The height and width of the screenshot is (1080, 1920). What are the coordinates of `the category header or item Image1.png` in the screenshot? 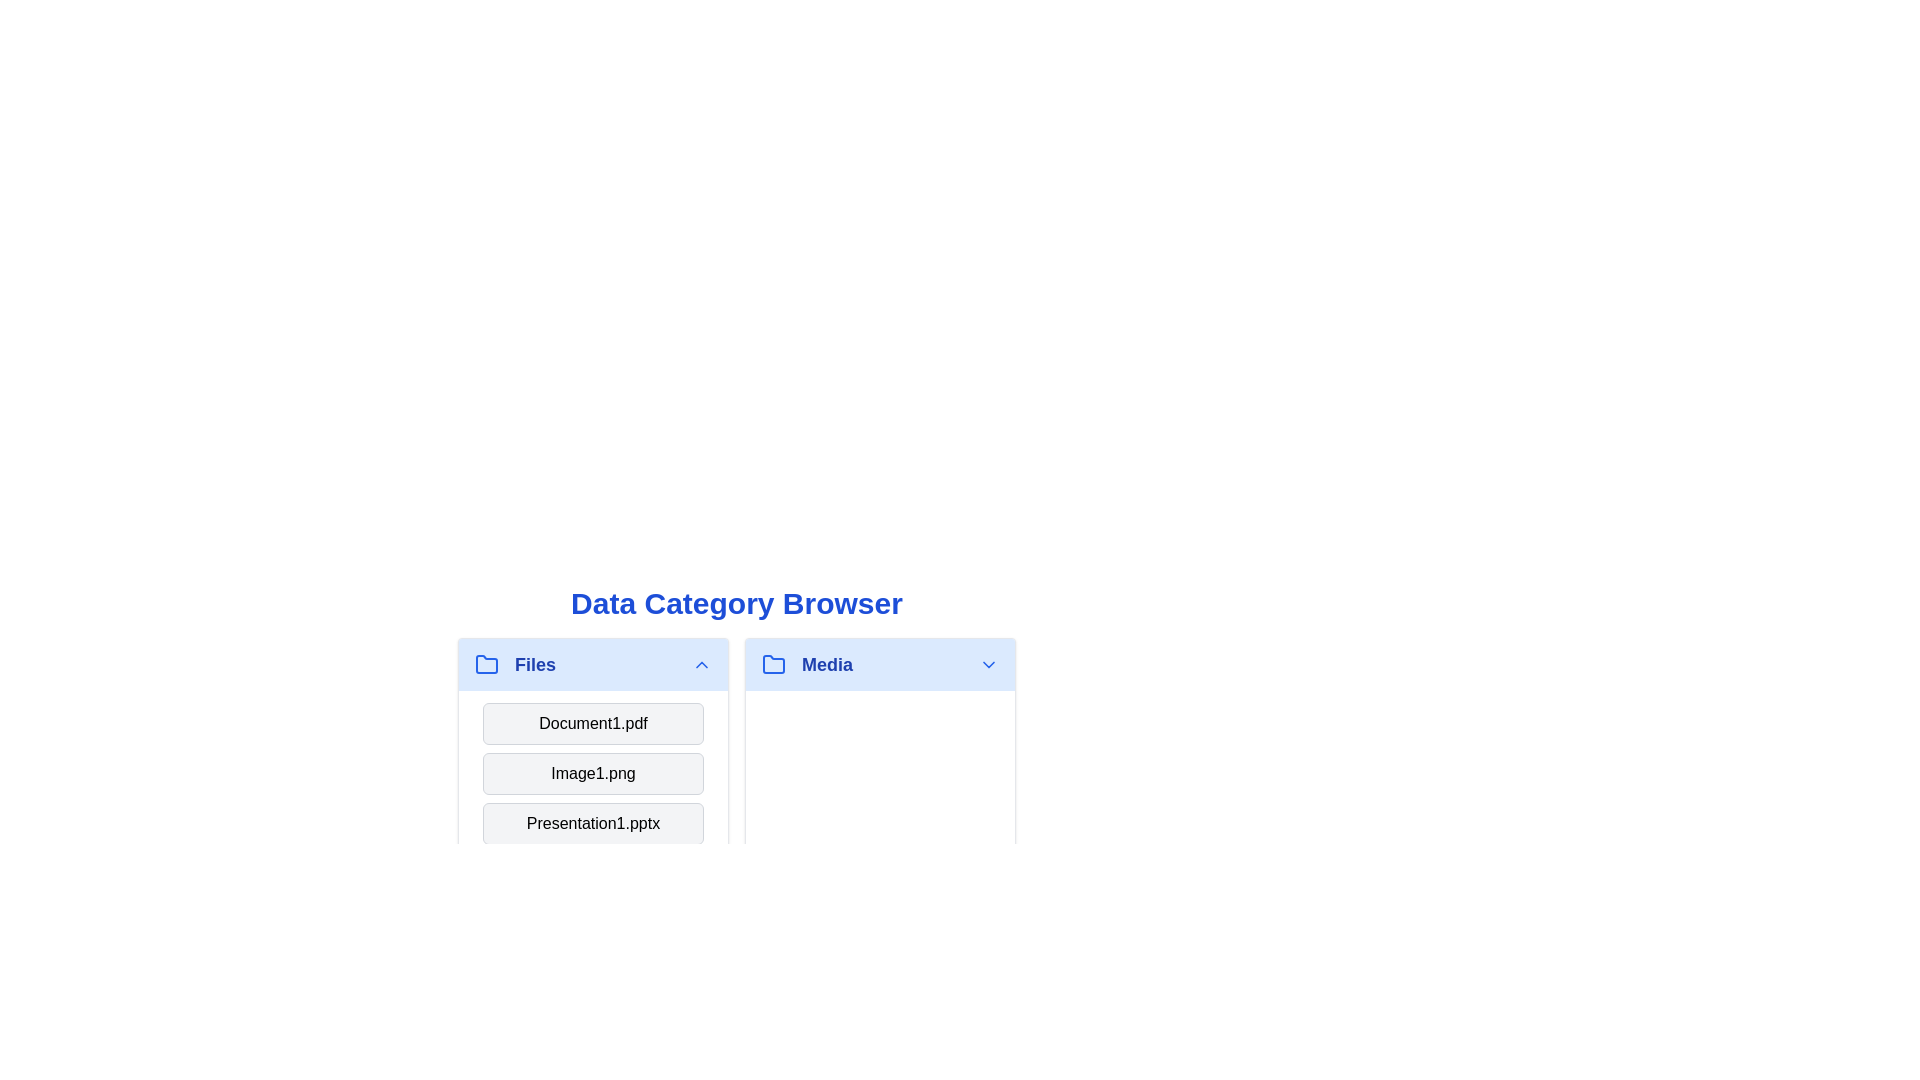 It's located at (592, 773).